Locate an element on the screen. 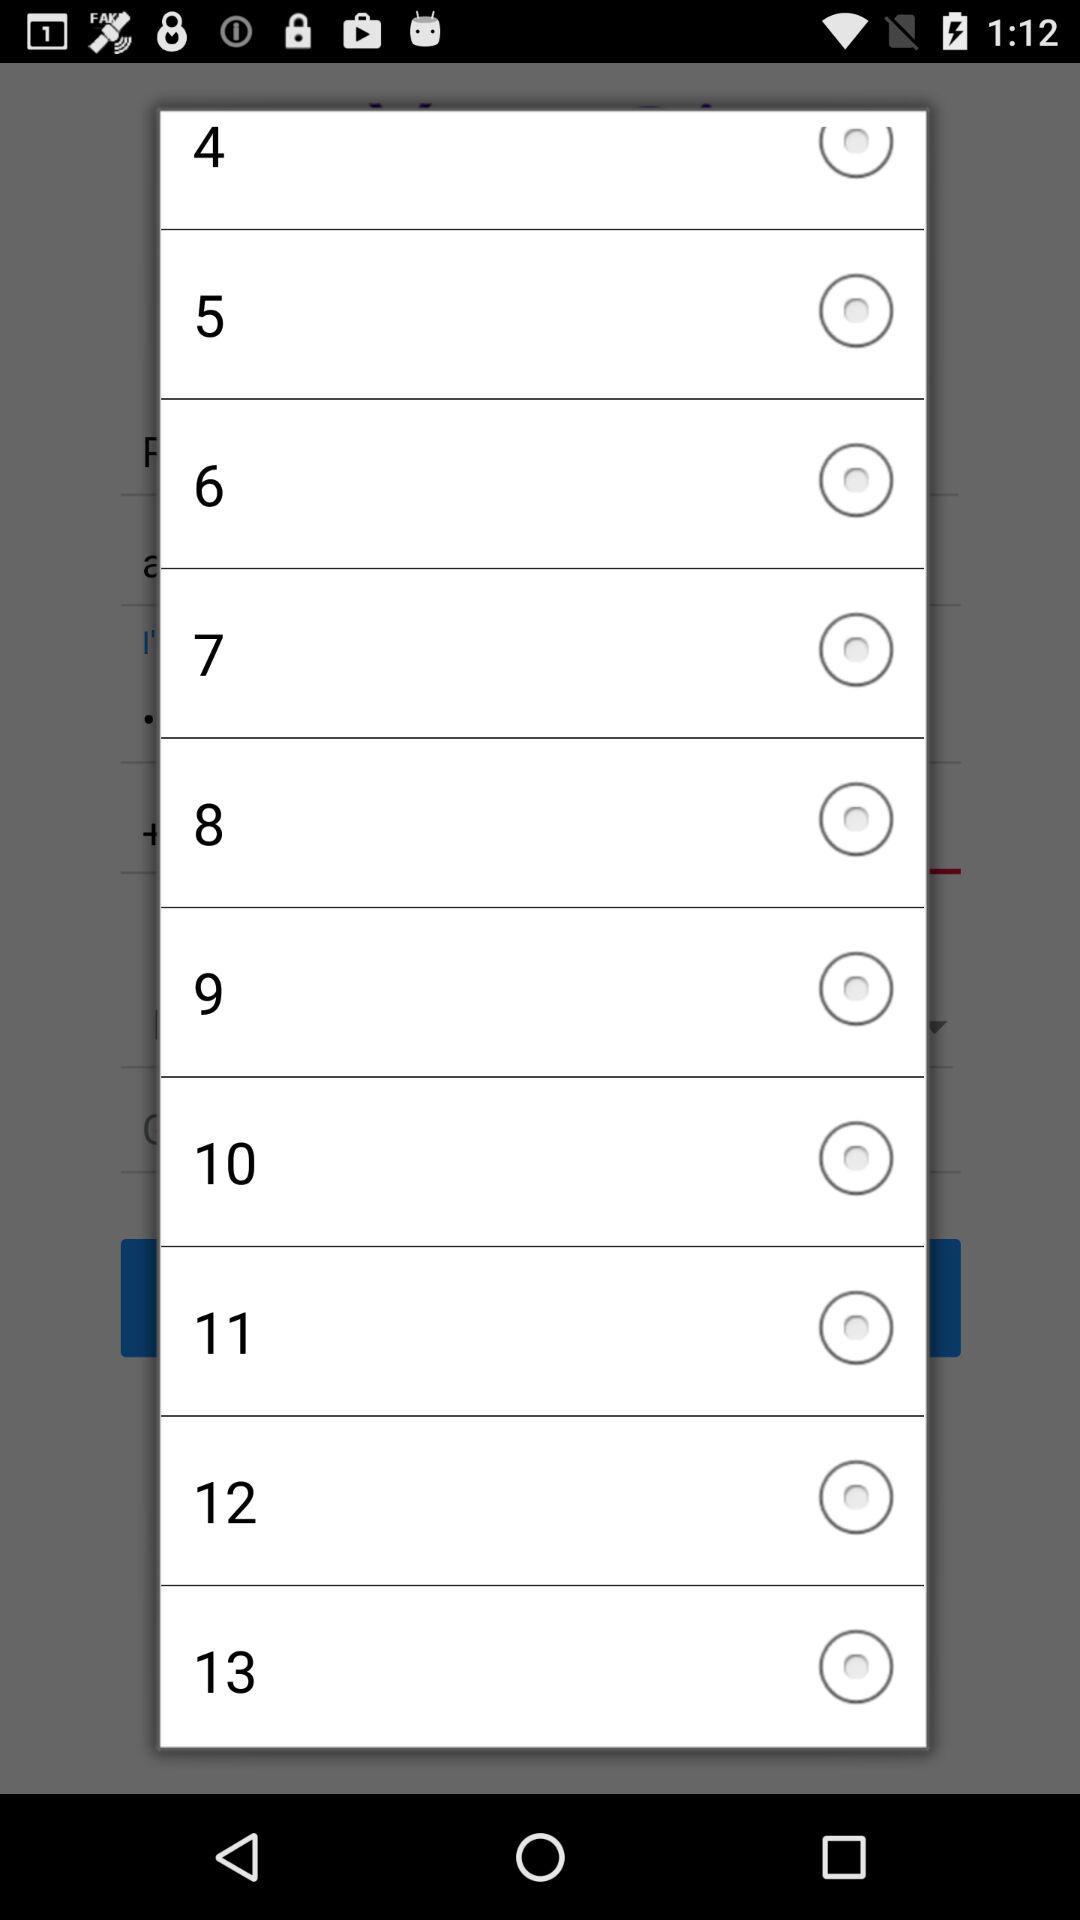 This screenshot has width=1080, height=1920. the 11 is located at coordinates (542, 1331).